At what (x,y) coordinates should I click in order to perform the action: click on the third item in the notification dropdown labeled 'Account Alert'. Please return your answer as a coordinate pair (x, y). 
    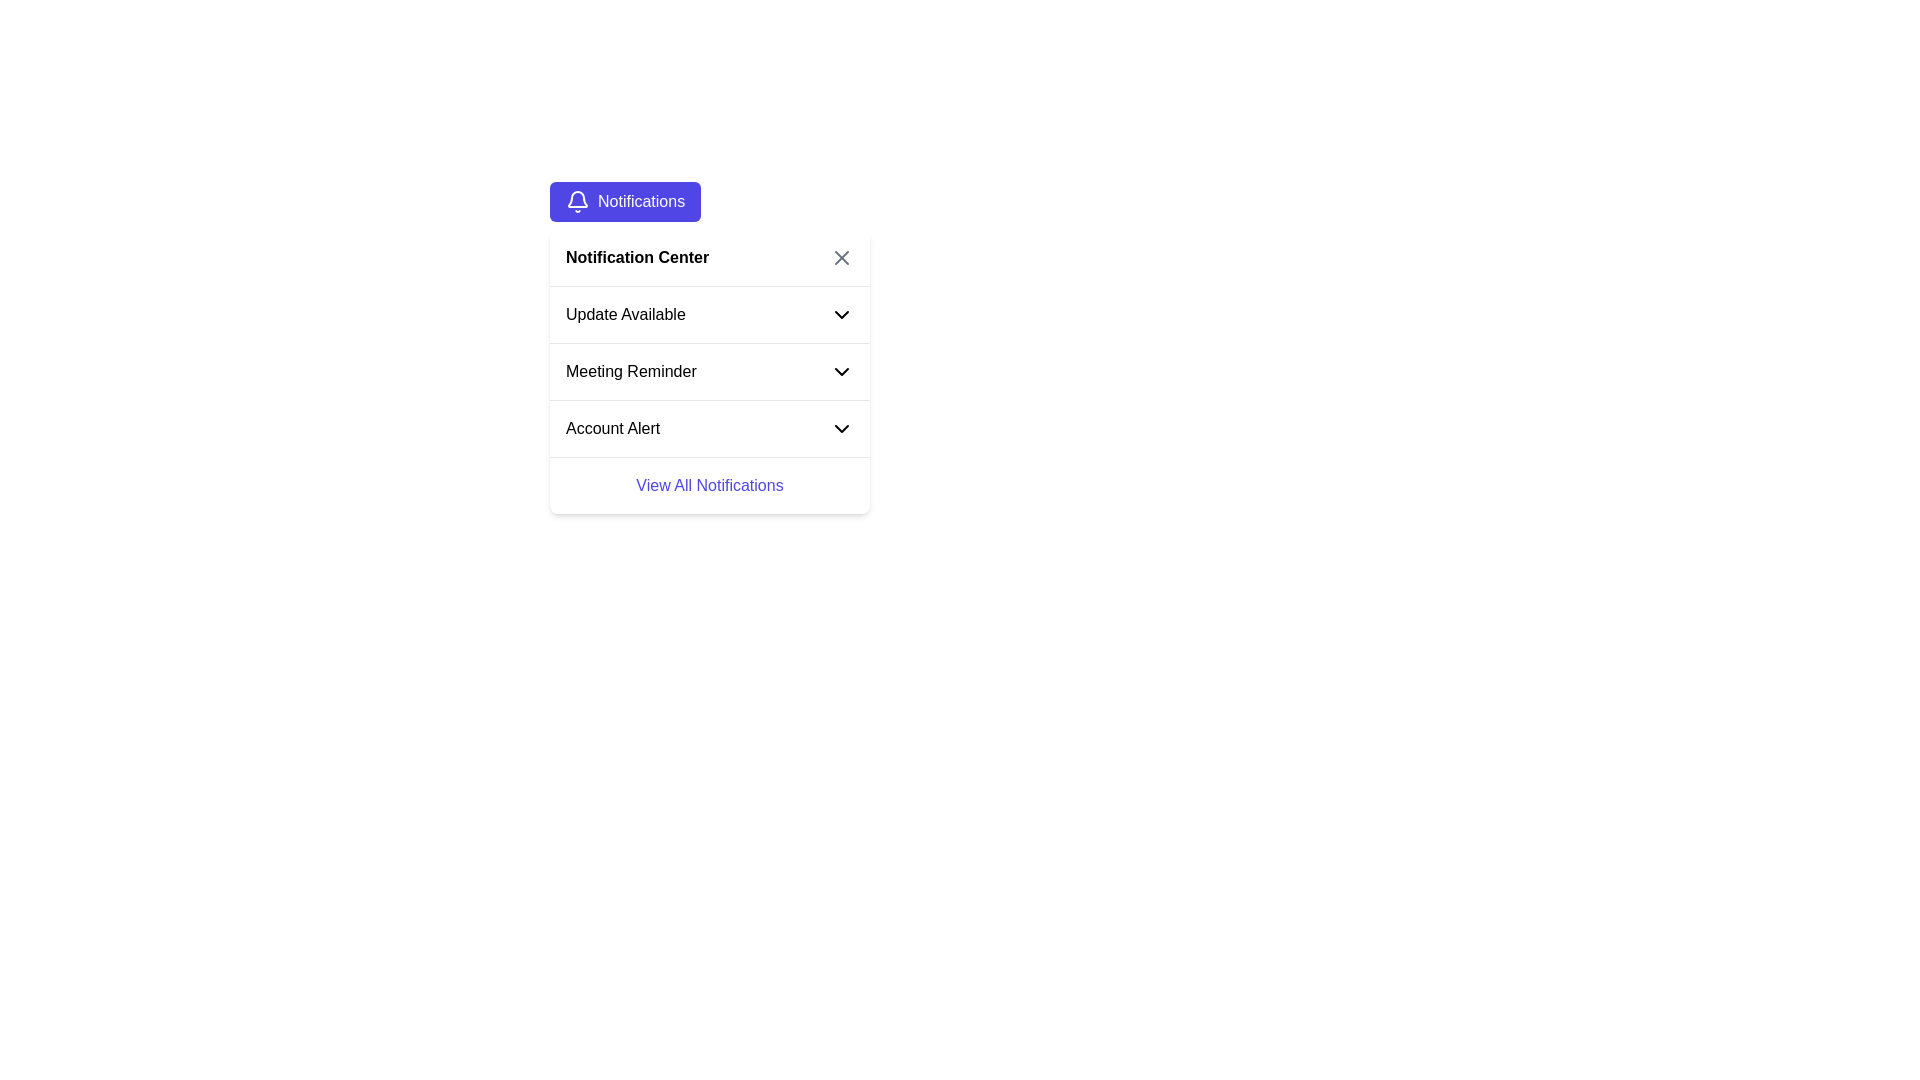
    Looking at the image, I should click on (710, 427).